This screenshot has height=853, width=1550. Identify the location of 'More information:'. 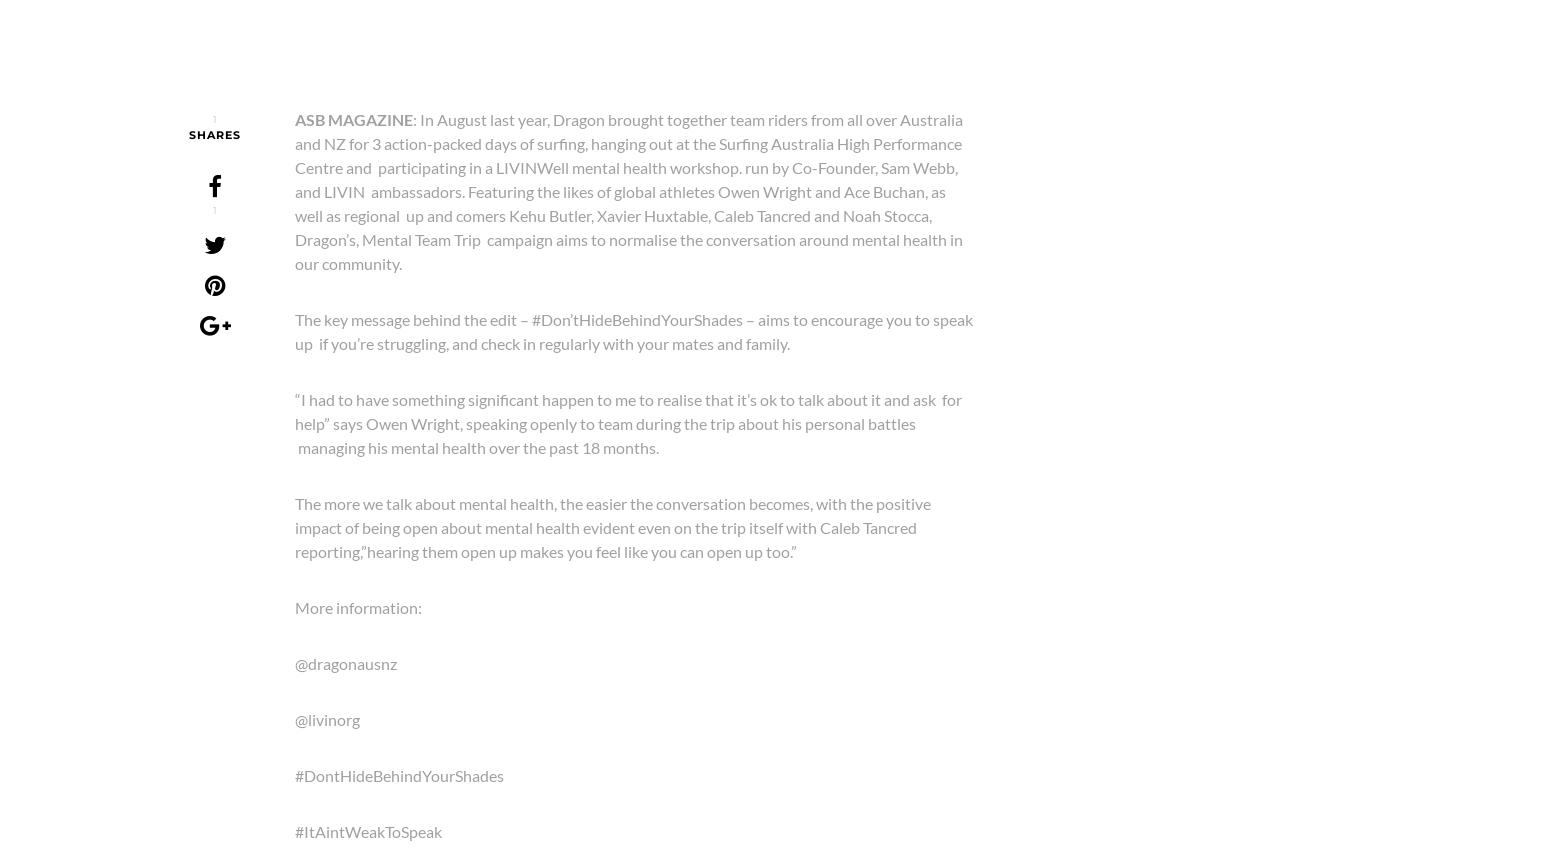
(357, 605).